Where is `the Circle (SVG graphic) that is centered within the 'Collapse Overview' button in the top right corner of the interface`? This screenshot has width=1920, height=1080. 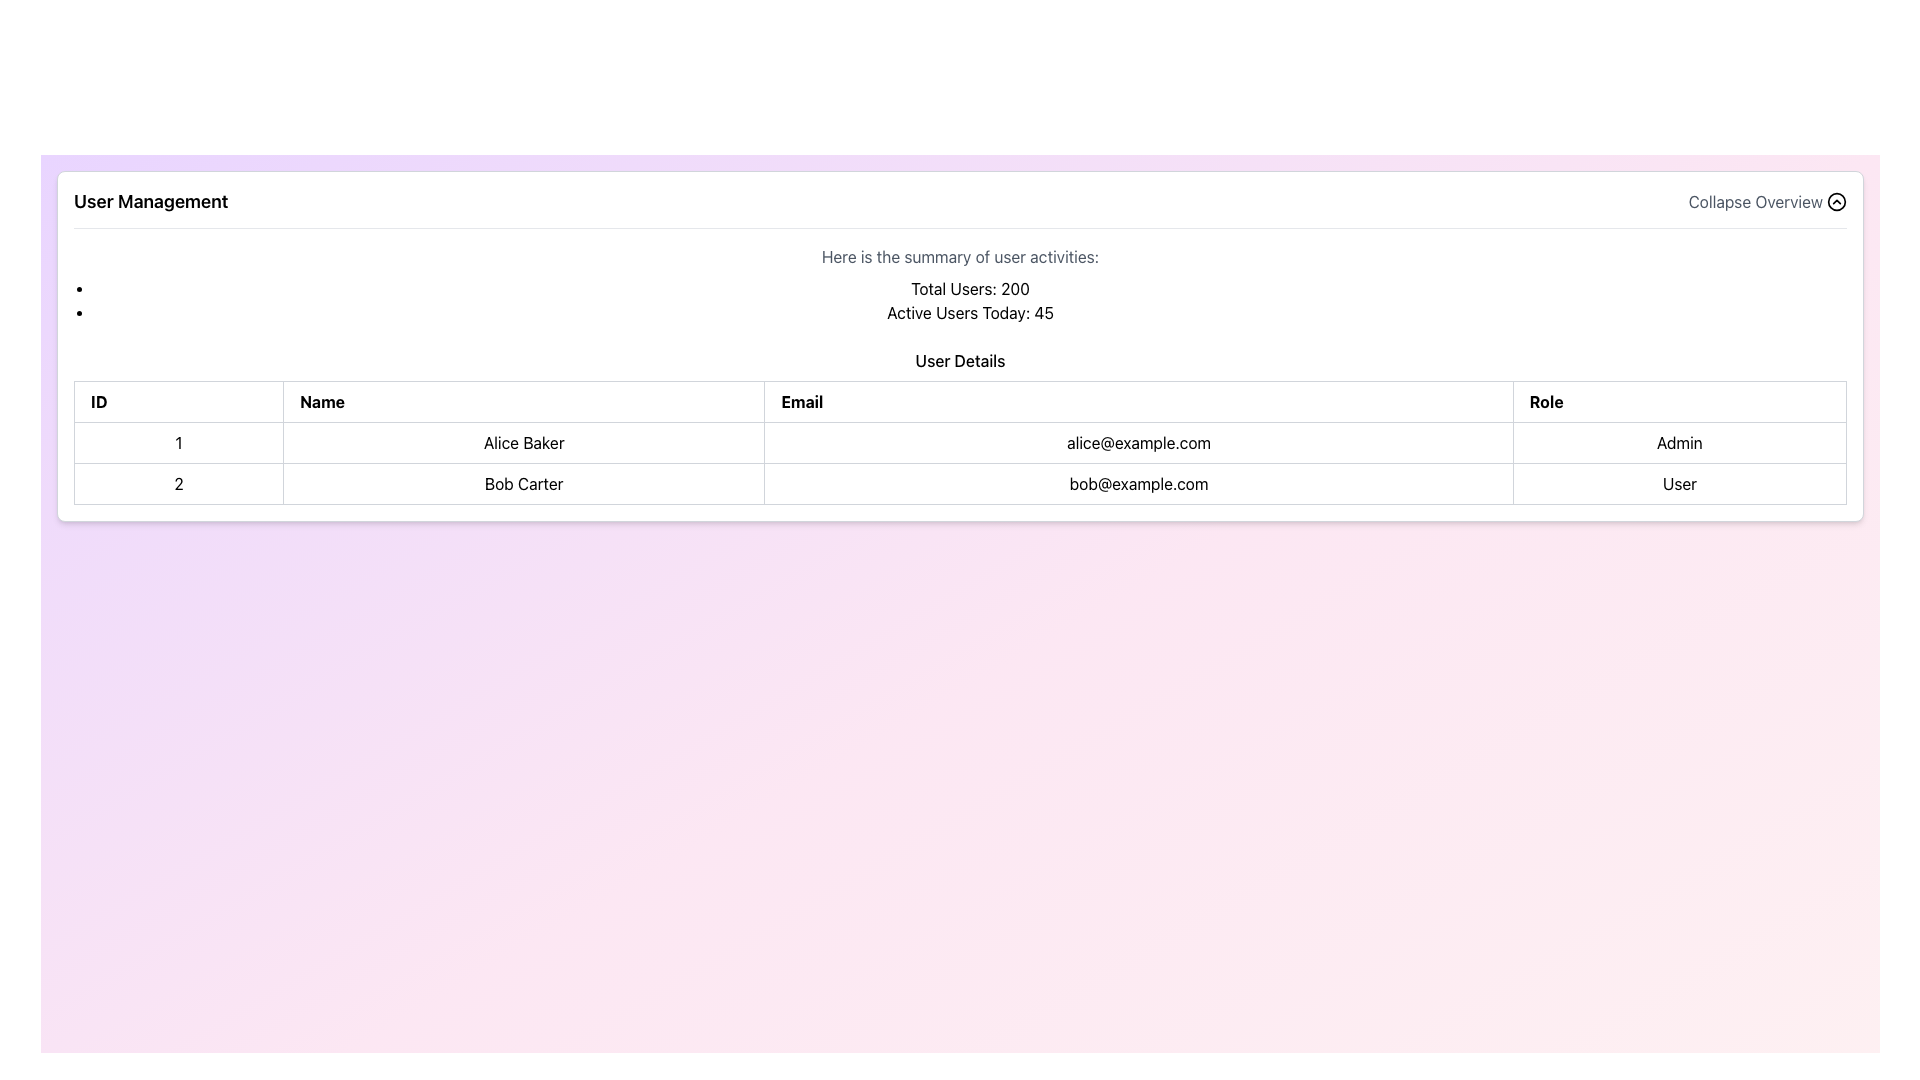
the Circle (SVG graphic) that is centered within the 'Collapse Overview' button in the top right corner of the interface is located at coordinates (1837, 201).